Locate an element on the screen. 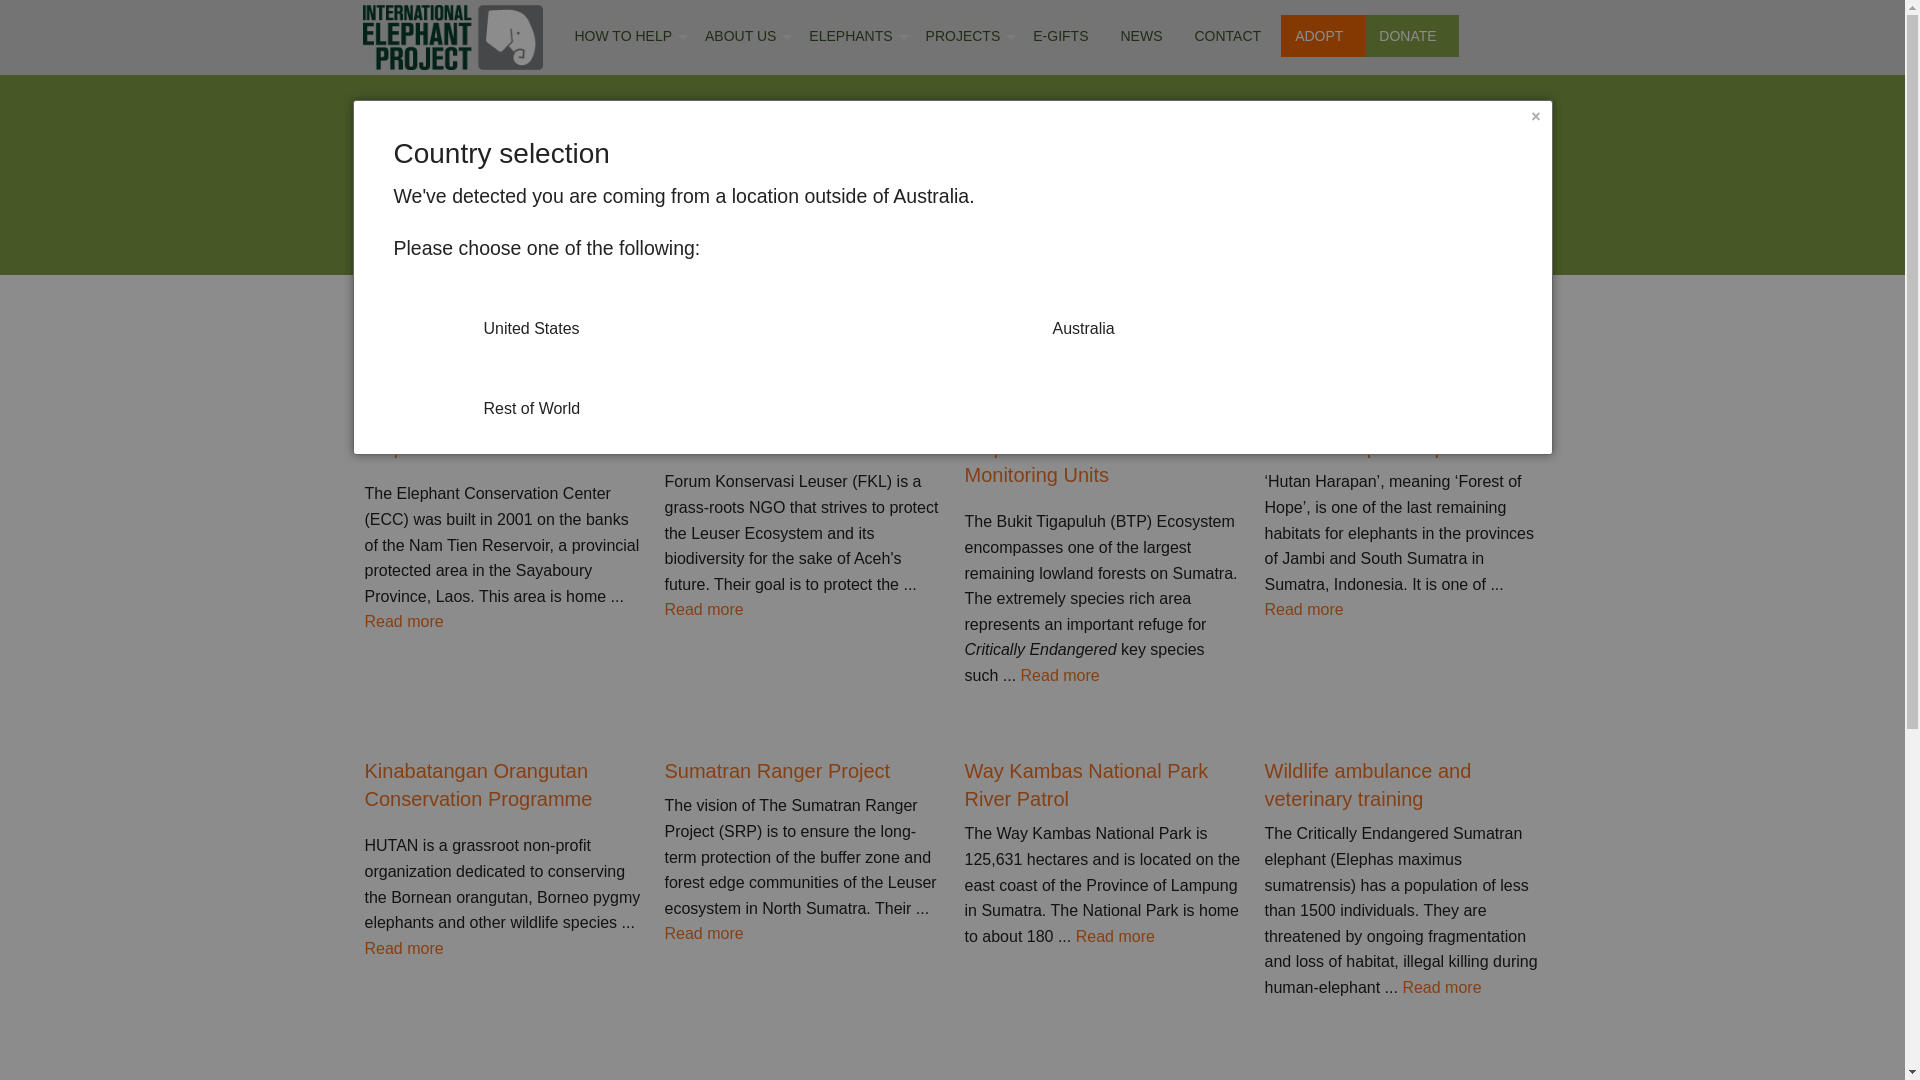 The height and width of the screenshot is (1080, 1920). 'ASIAN ELEPHANT FACTS' is located at coordinates (849, 96).